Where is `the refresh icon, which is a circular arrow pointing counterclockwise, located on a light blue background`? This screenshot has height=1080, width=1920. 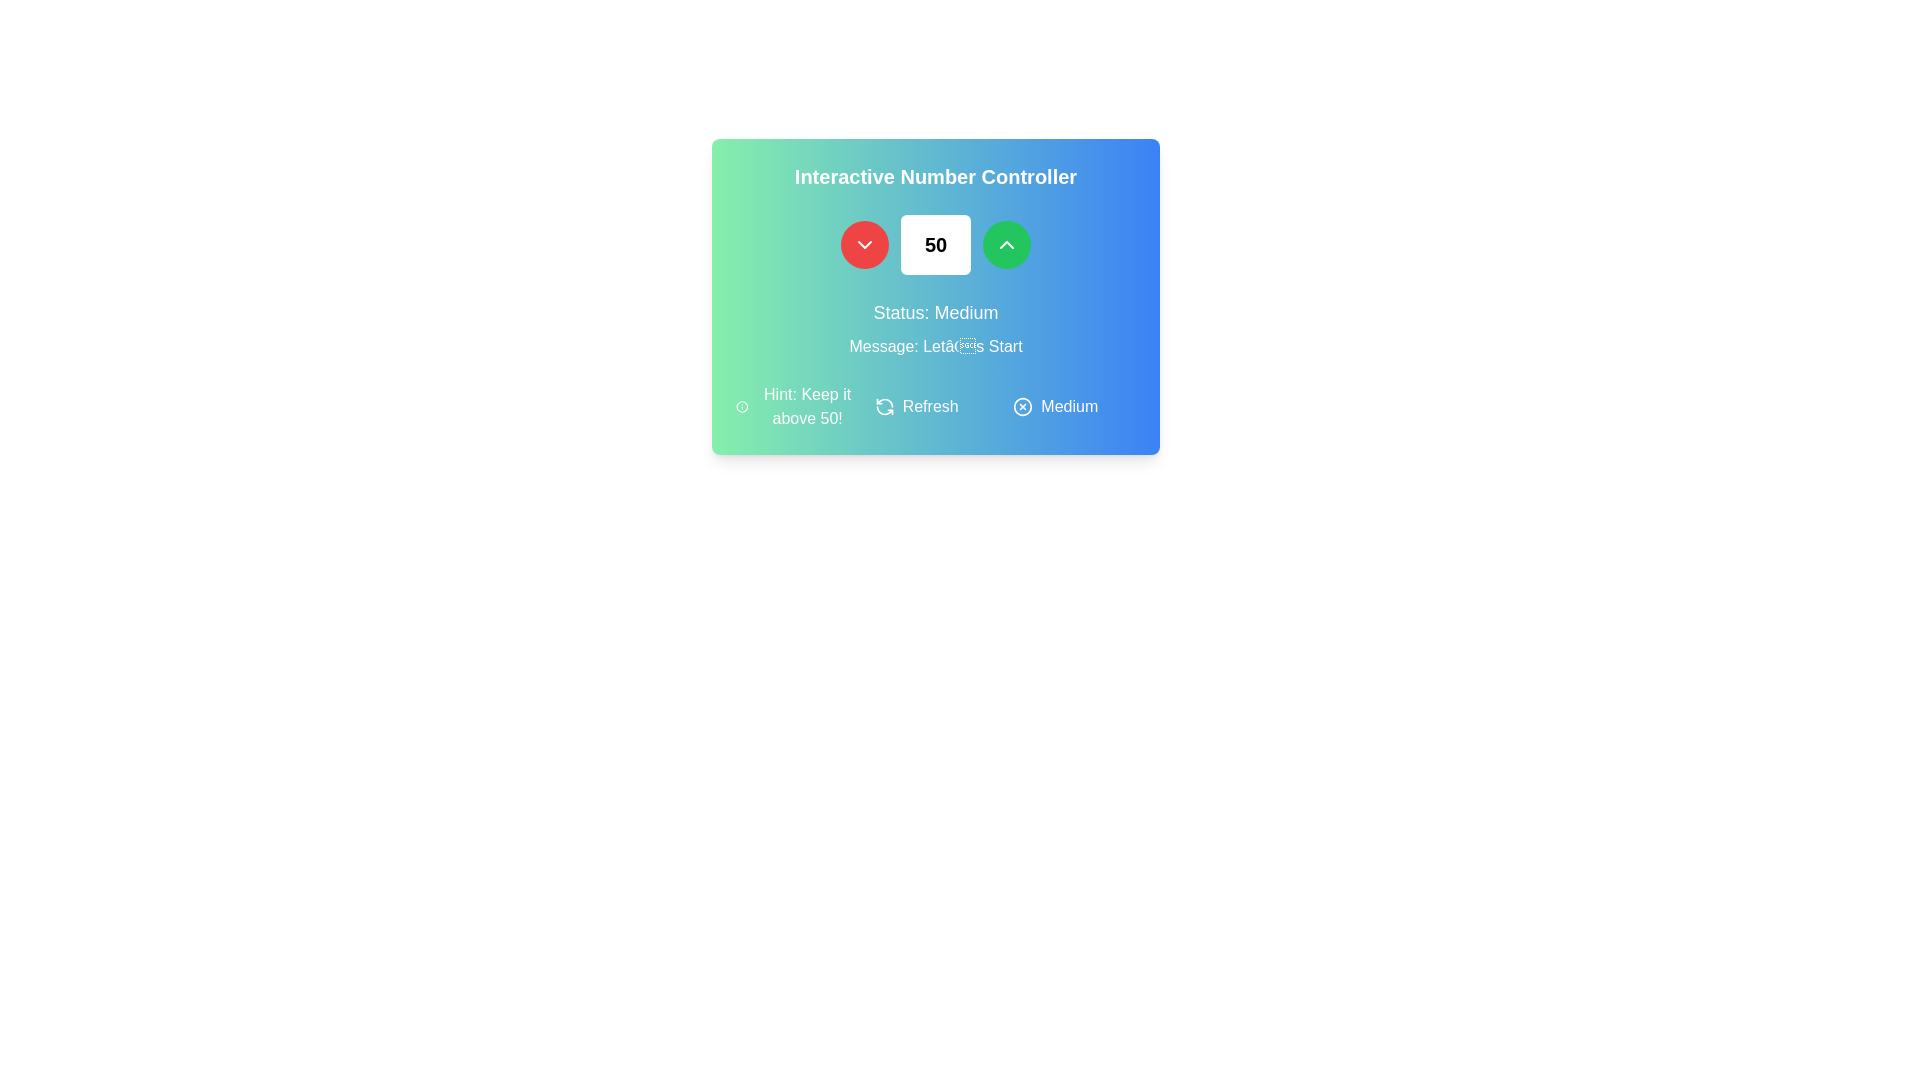
the refresh icon, which is a circular arrow pointing counterclockwise, located on a light blue background is located at coordinates (883, 406).